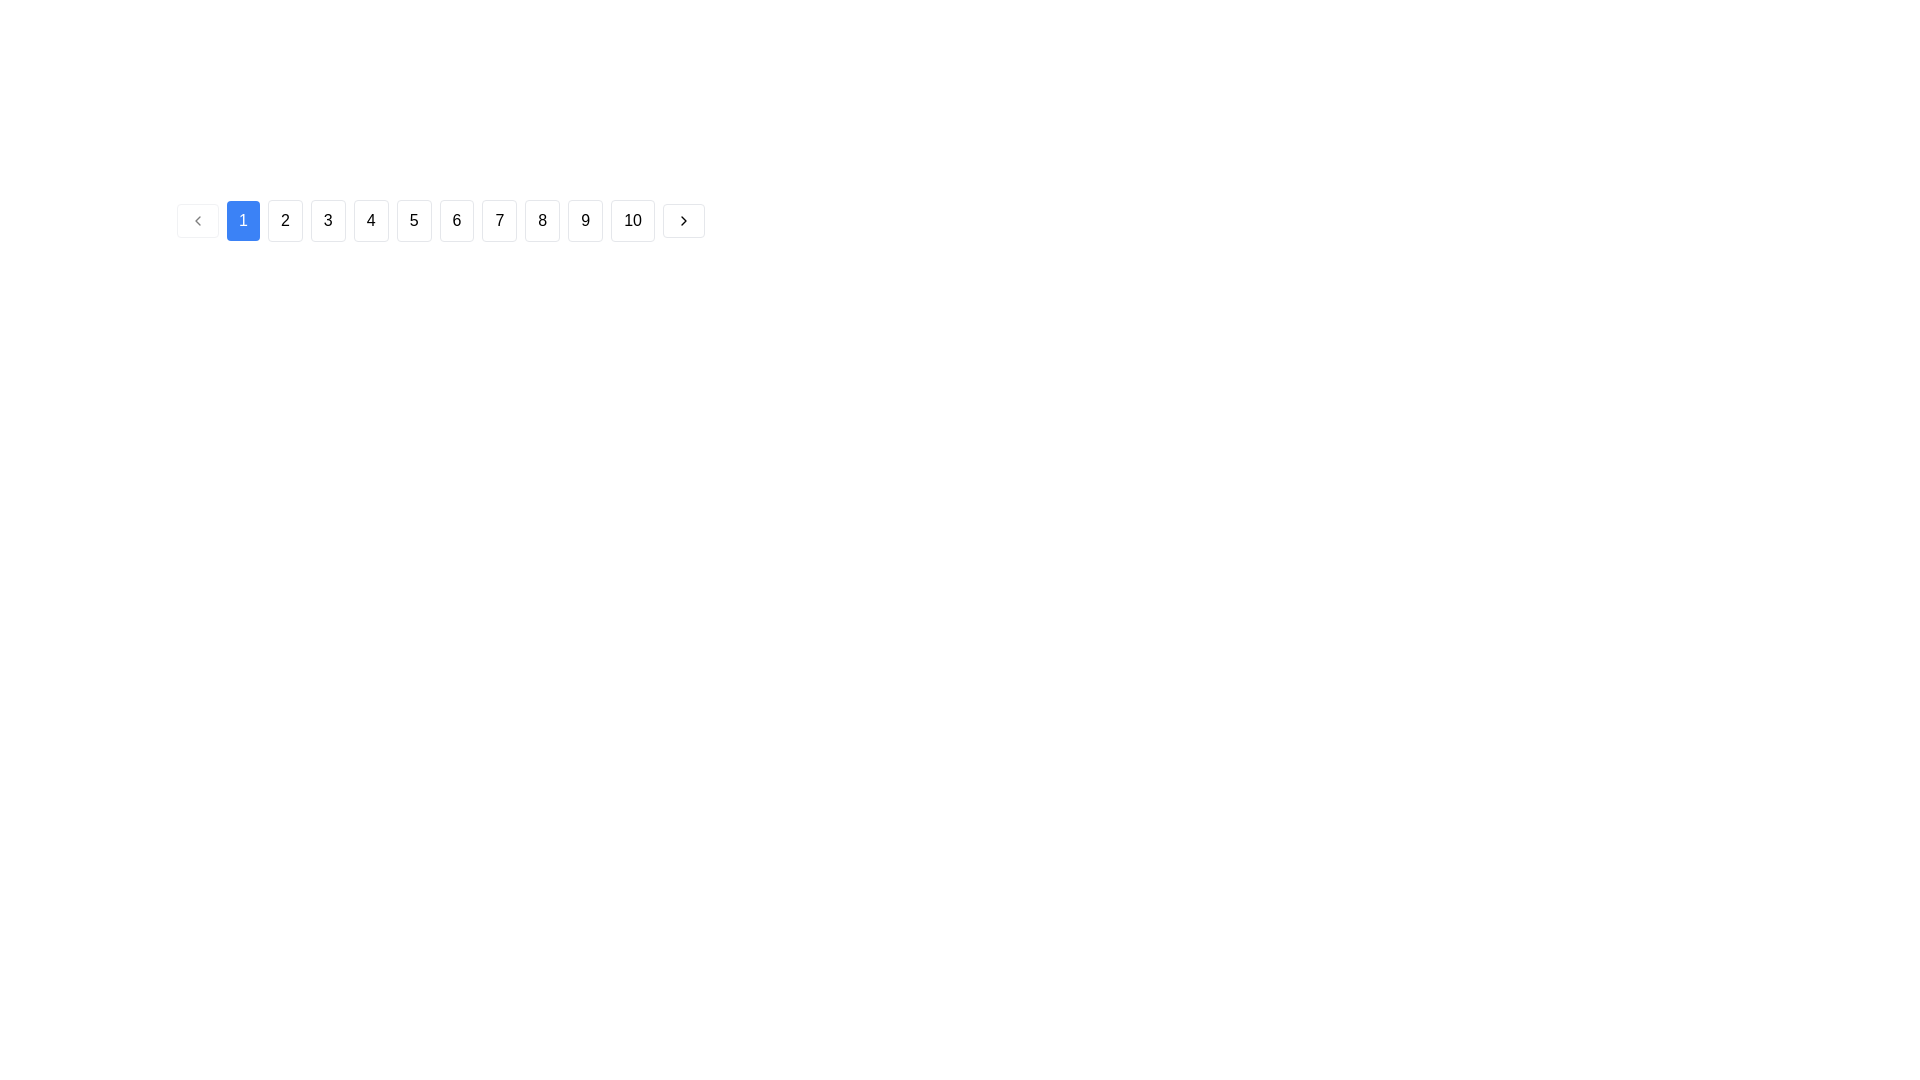 The height and width of the screenshot is (1080, 1920). I want to click on the rounded rectangular button labeled '4', so click(371, 220).